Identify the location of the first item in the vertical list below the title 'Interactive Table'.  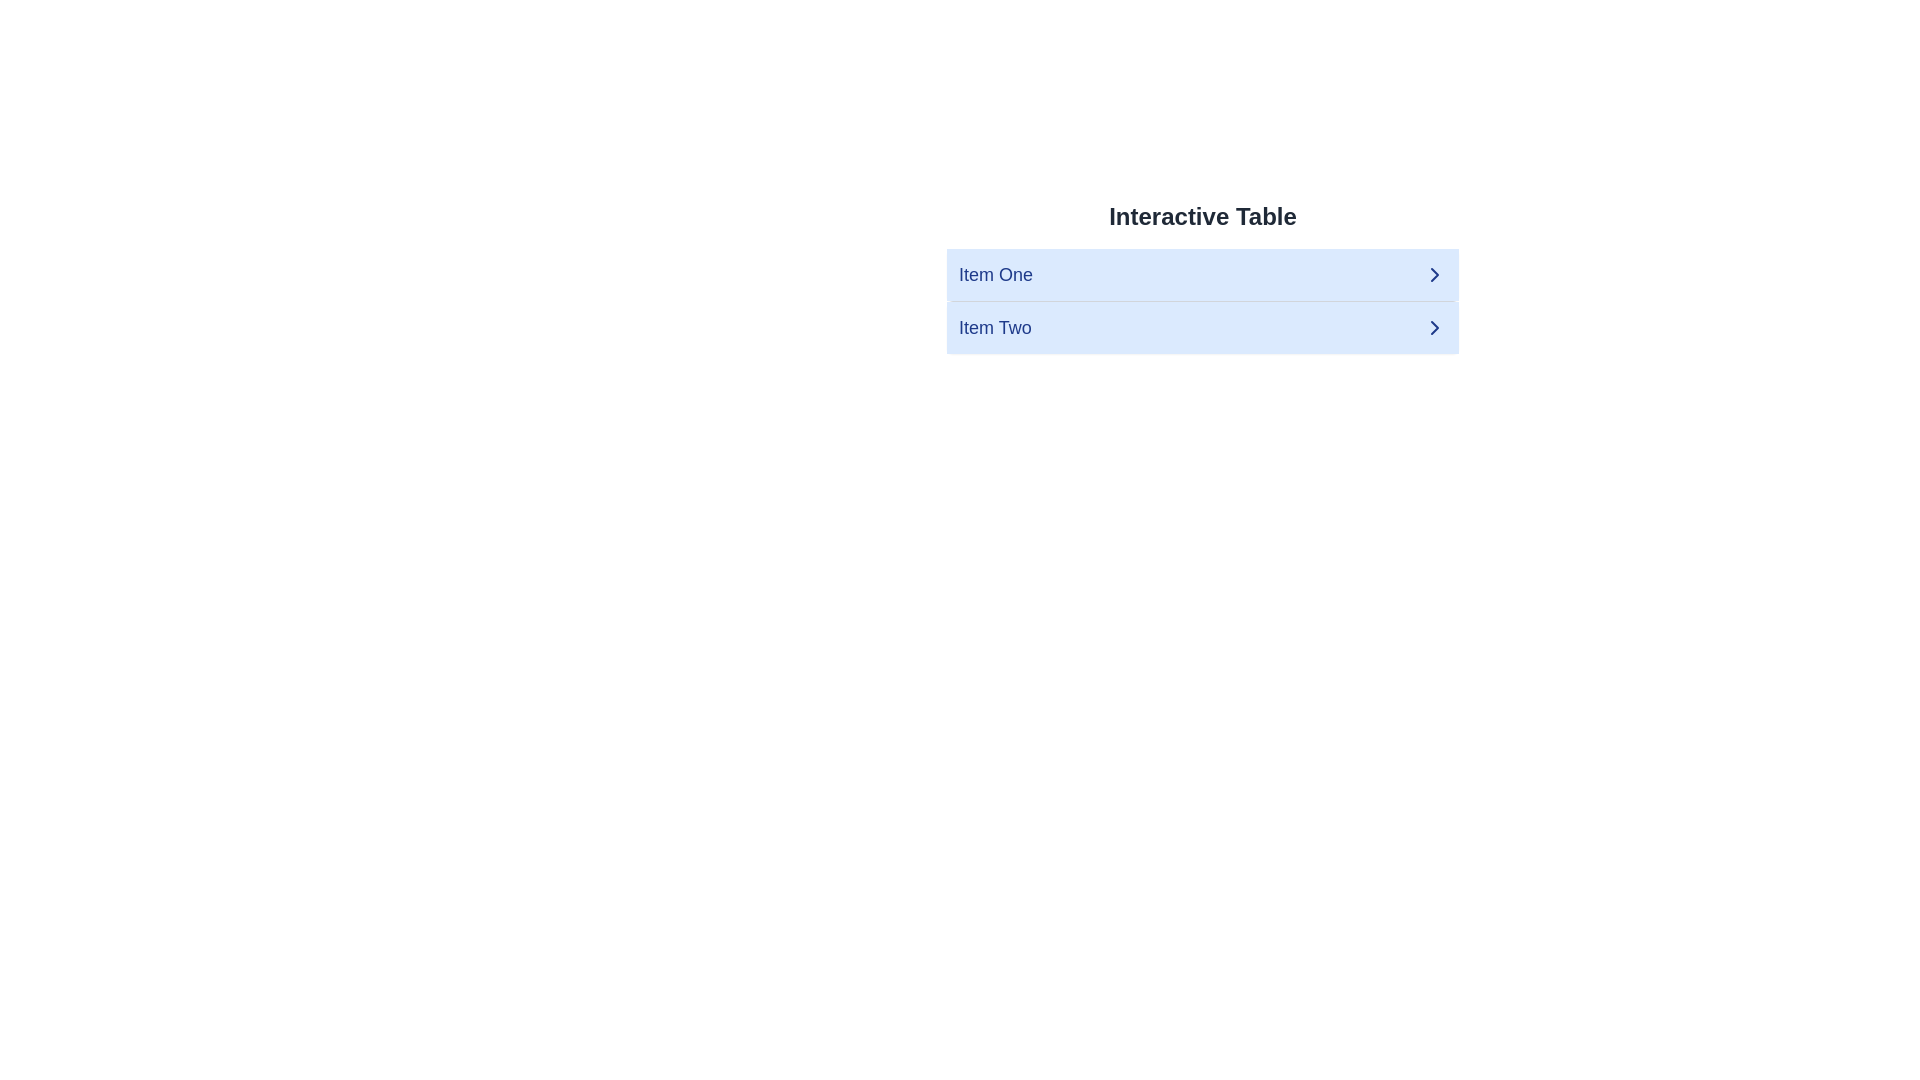
(1202, 274).